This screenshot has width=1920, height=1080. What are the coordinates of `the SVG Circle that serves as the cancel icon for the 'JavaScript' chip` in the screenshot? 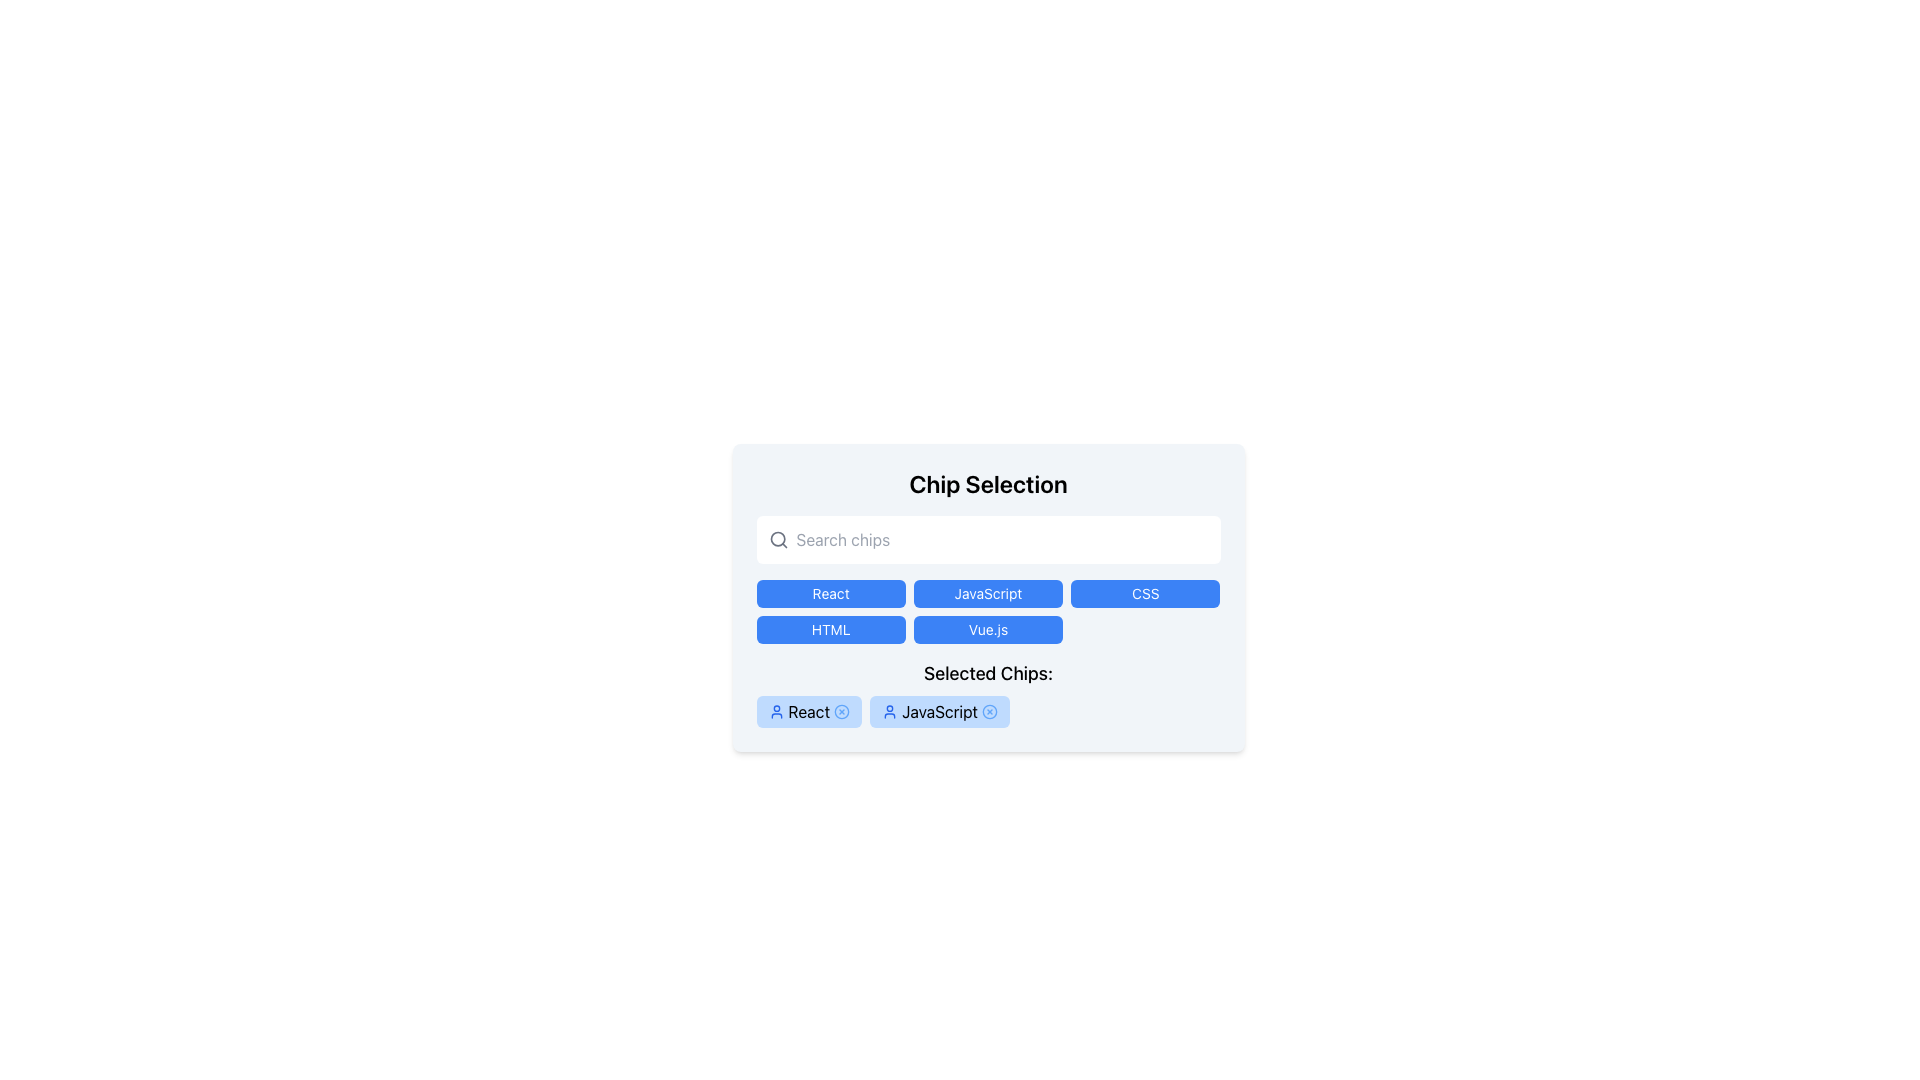 It's located at (989, 711).